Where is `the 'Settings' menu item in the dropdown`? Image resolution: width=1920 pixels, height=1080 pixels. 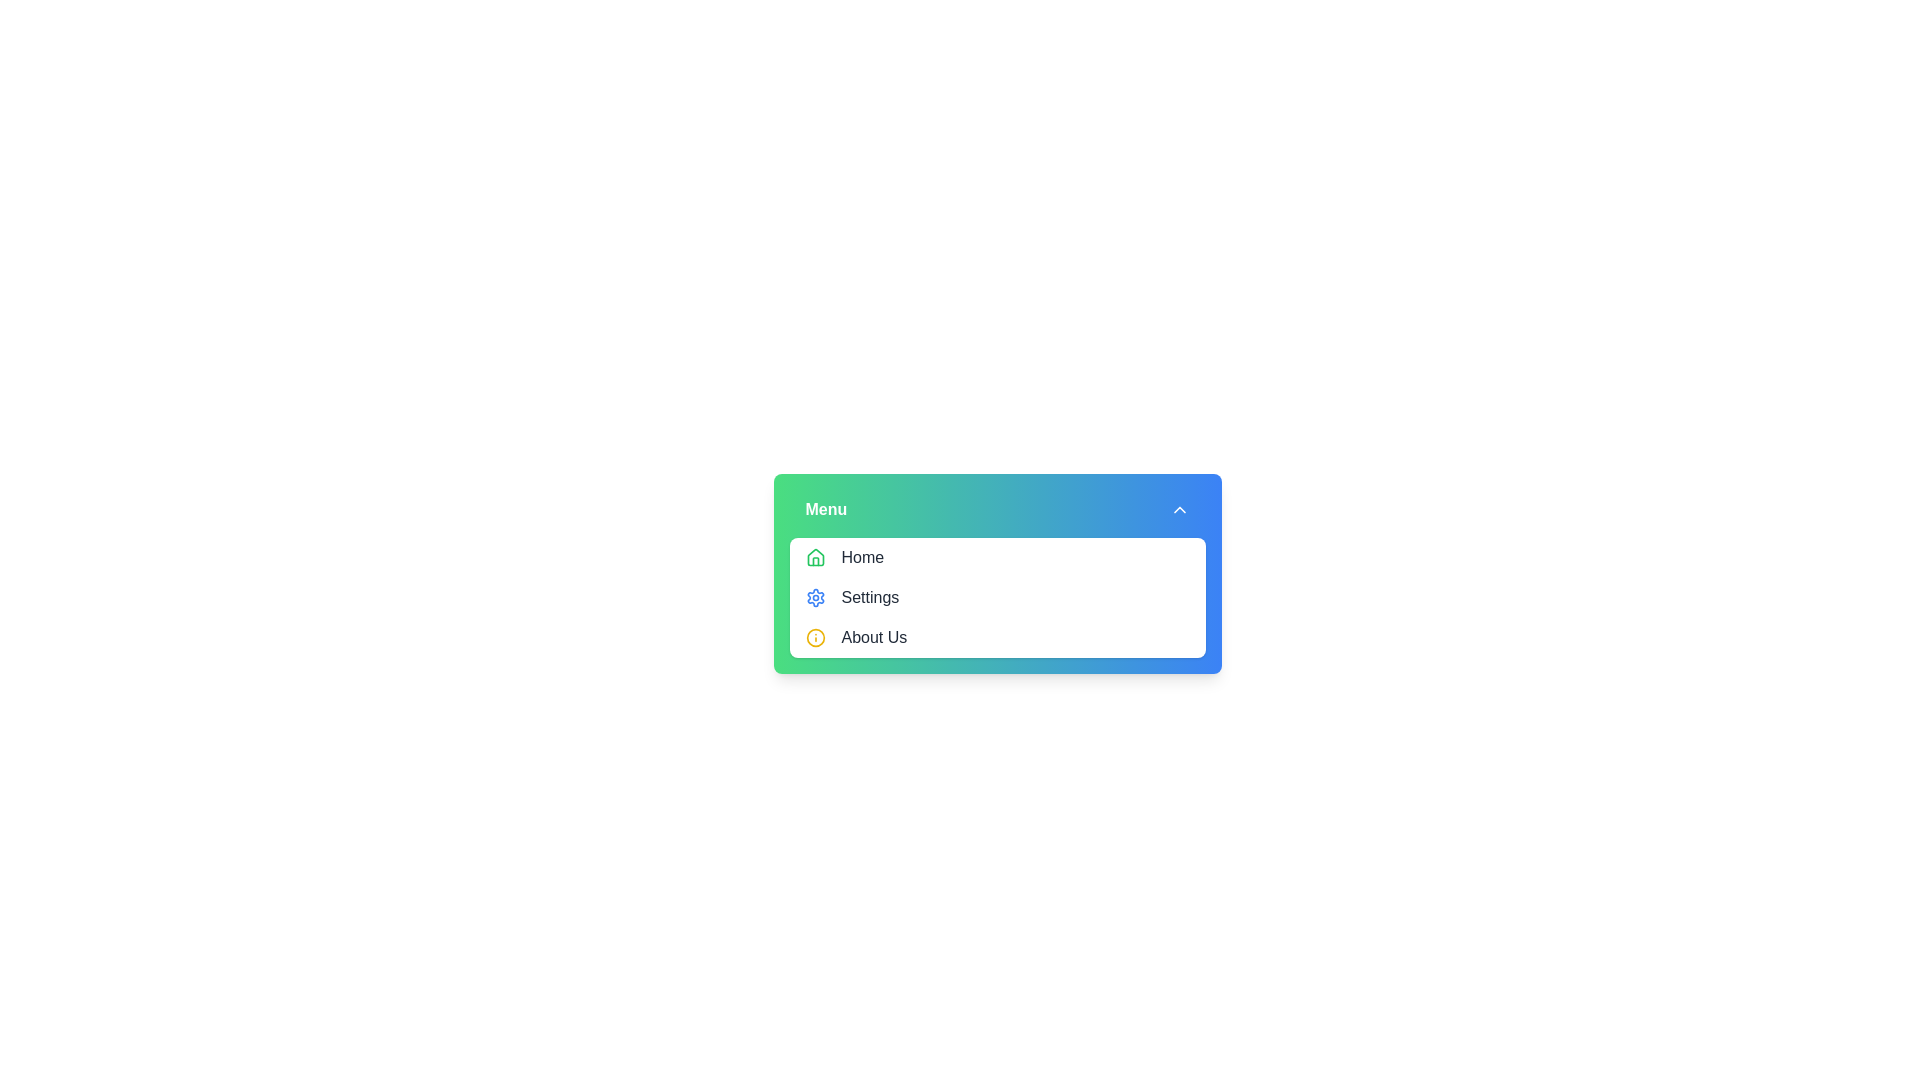
the 'Settings' menu item in the dropdown is located at coordinates (997, 596).